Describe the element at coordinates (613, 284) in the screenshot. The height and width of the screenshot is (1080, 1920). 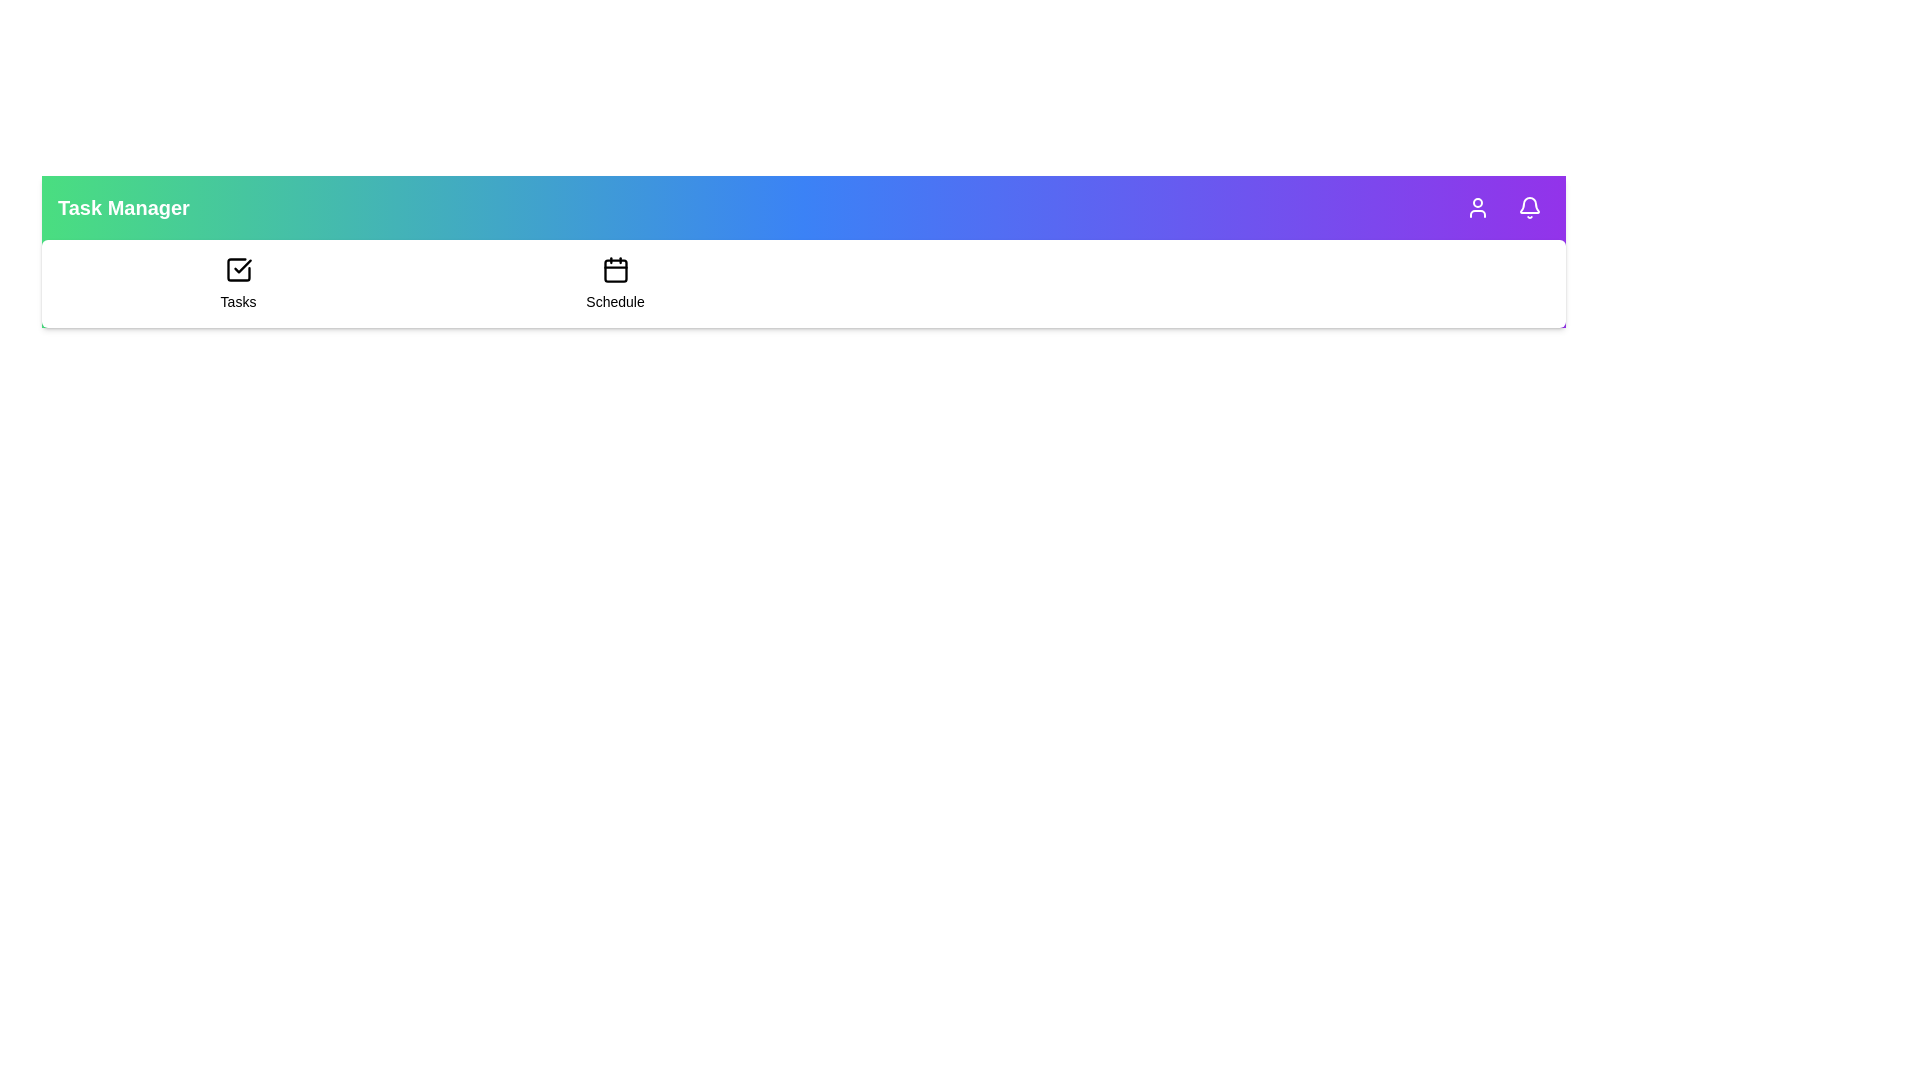
I see `the 'Schedule' item in the navigation menu` at that location.